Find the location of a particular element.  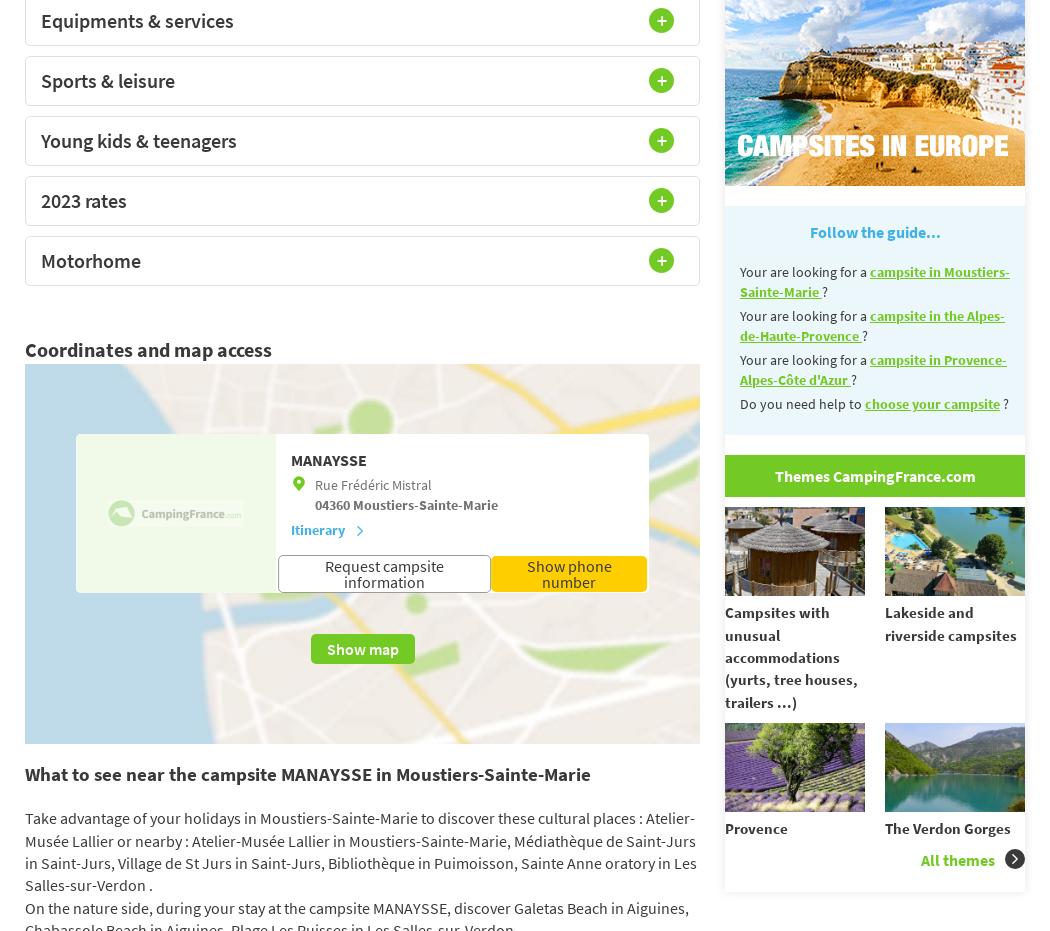

'Provence' is located at coordinates (756, 826).